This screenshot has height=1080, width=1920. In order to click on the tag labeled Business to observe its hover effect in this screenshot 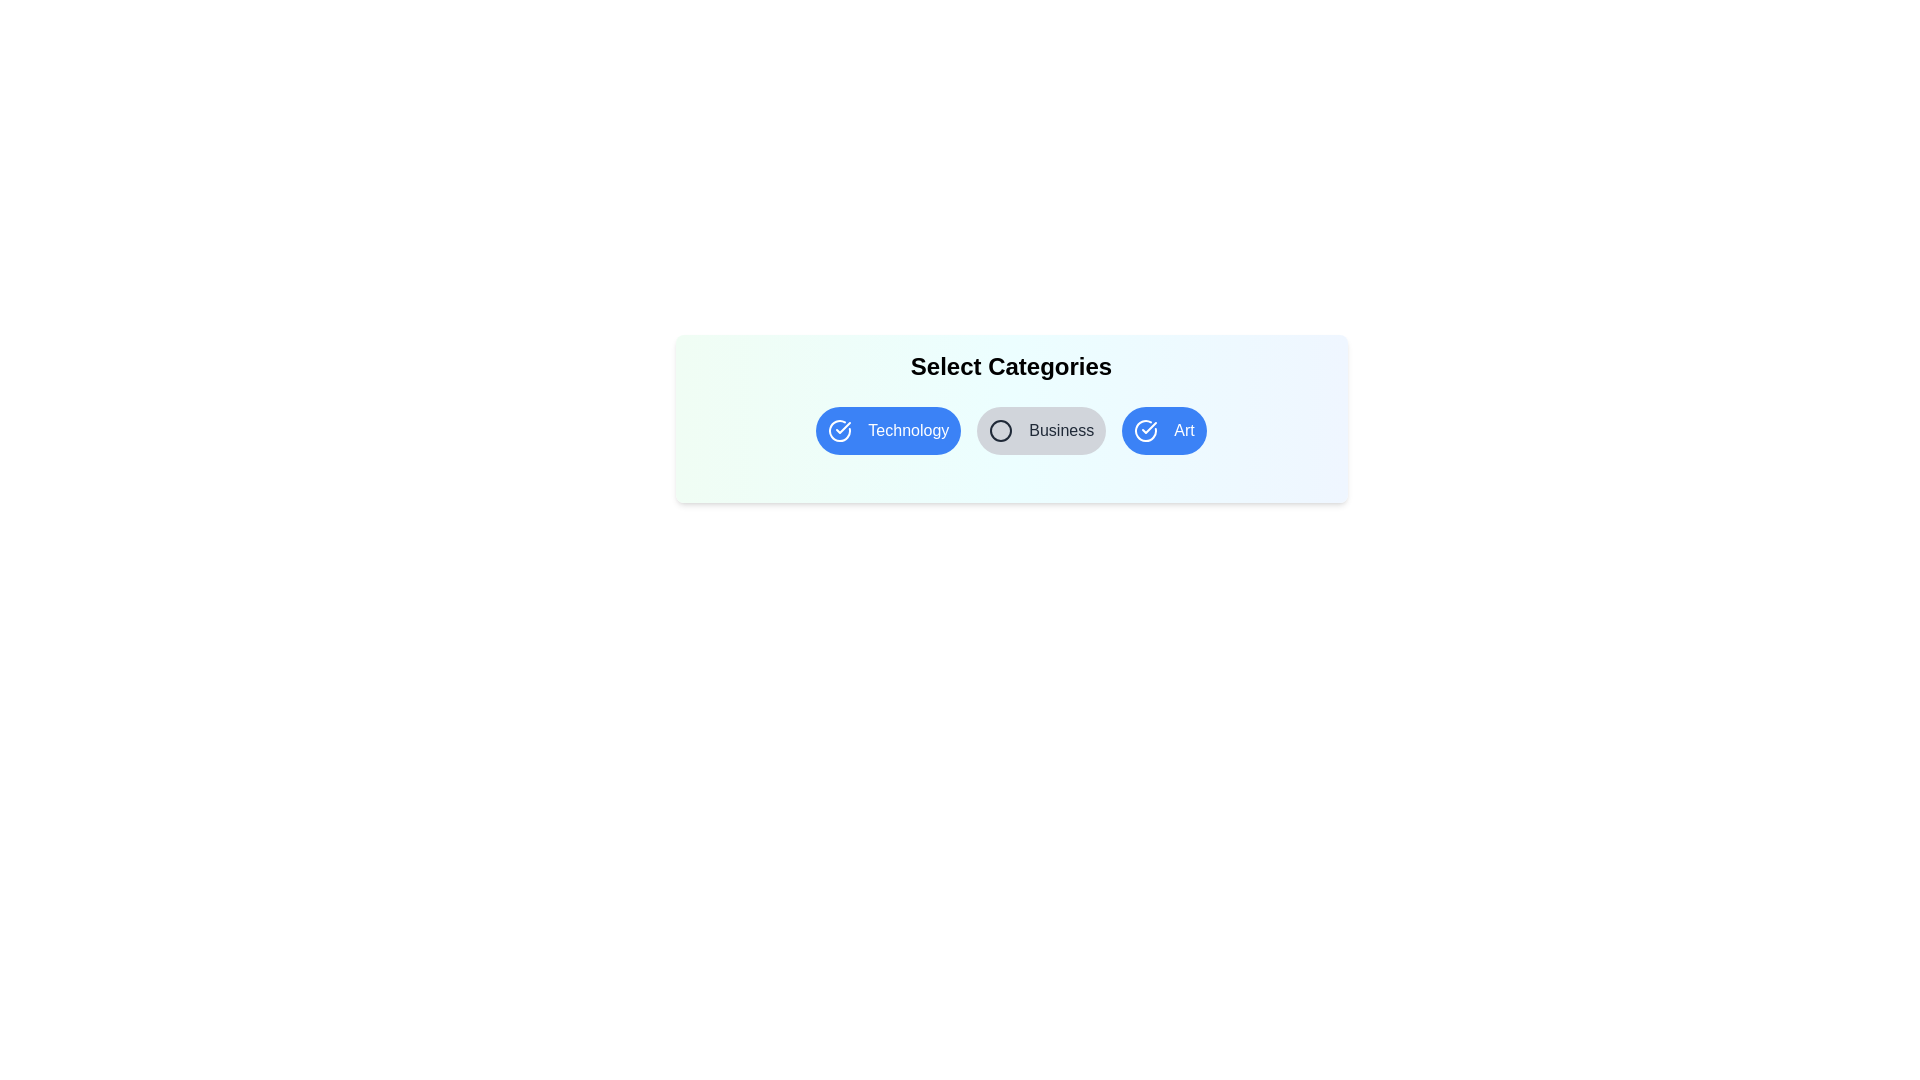, I will do `click(1040, 430)`.